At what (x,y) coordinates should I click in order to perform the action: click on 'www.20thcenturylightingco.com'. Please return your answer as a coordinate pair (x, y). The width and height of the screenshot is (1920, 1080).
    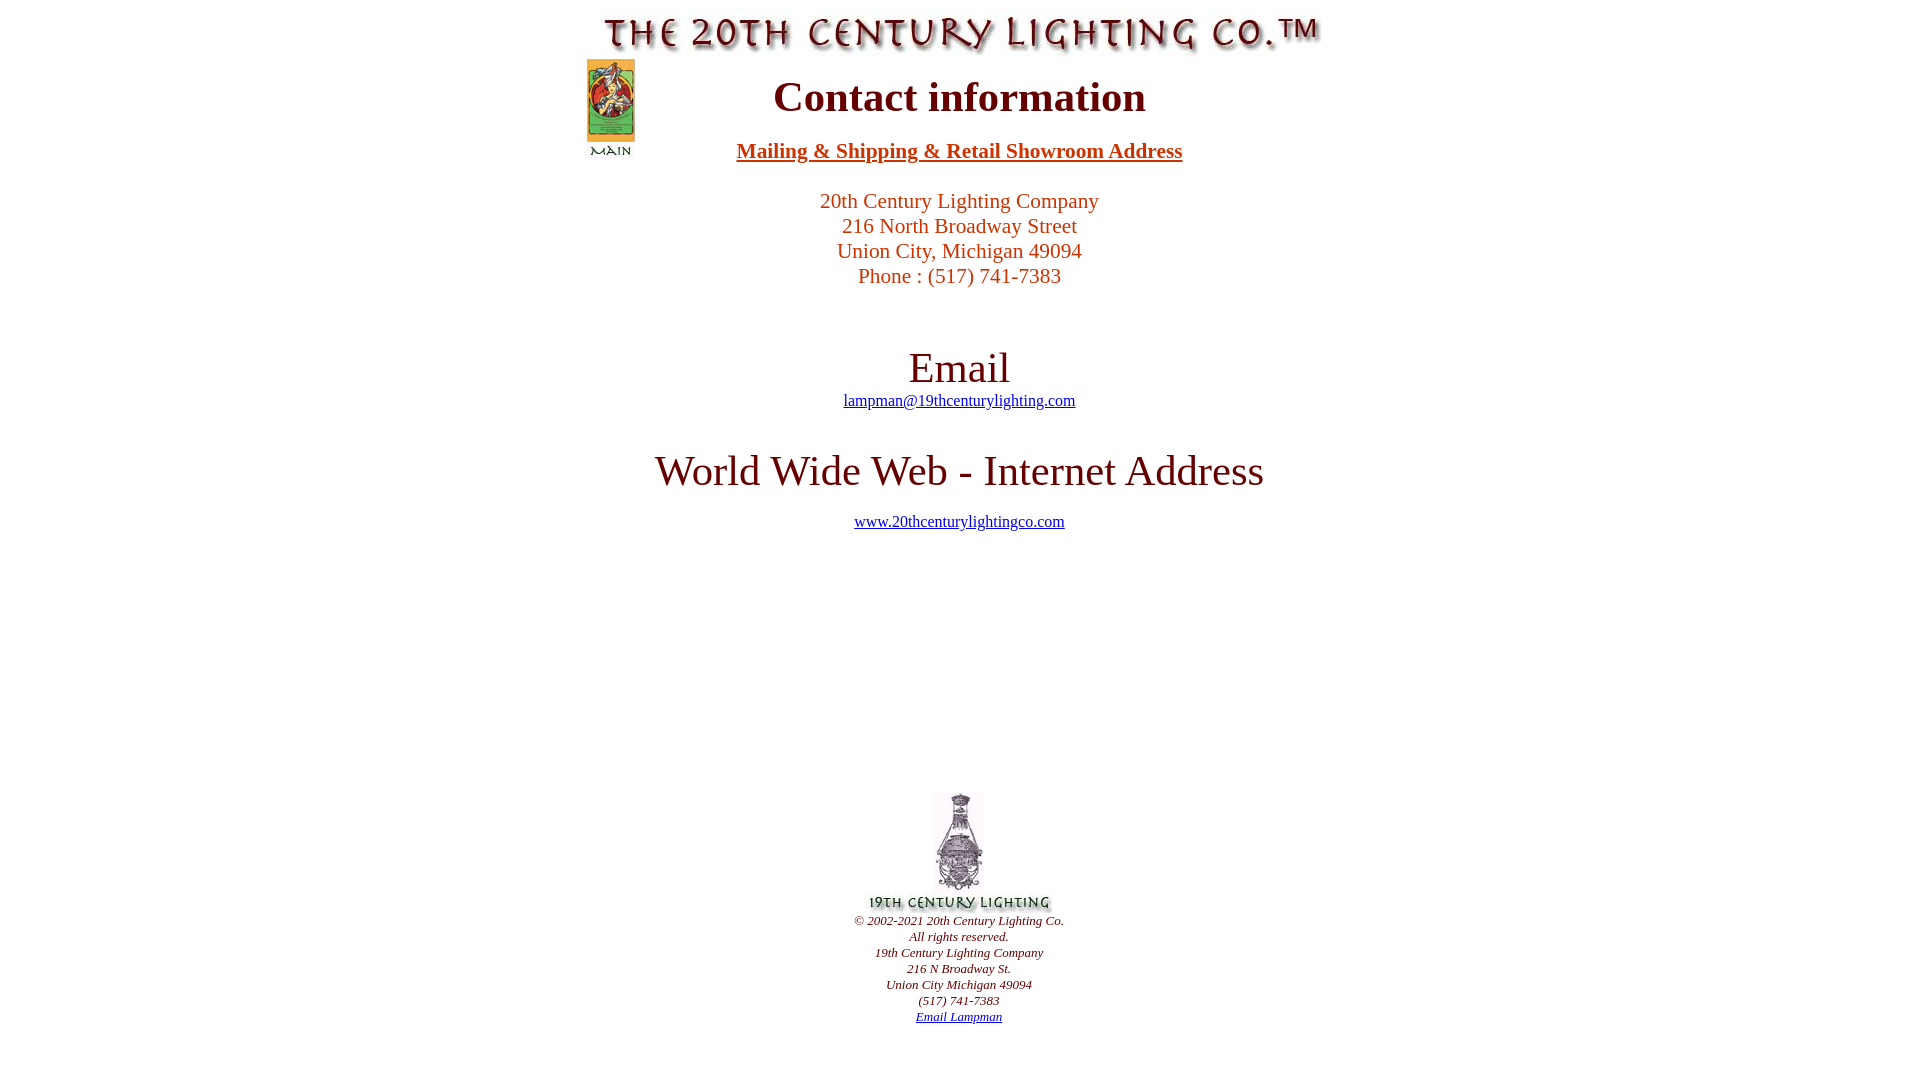
    Looking at the image, I should click on (958, 520).